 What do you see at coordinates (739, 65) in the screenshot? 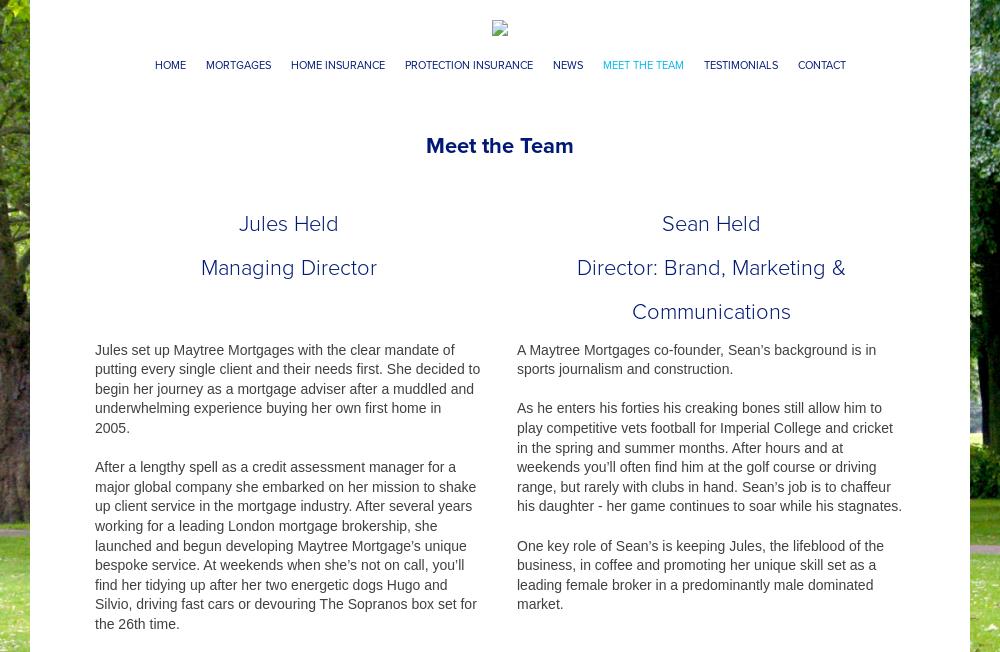
I see `'Testimonials'` at bounding box center [739, 65].